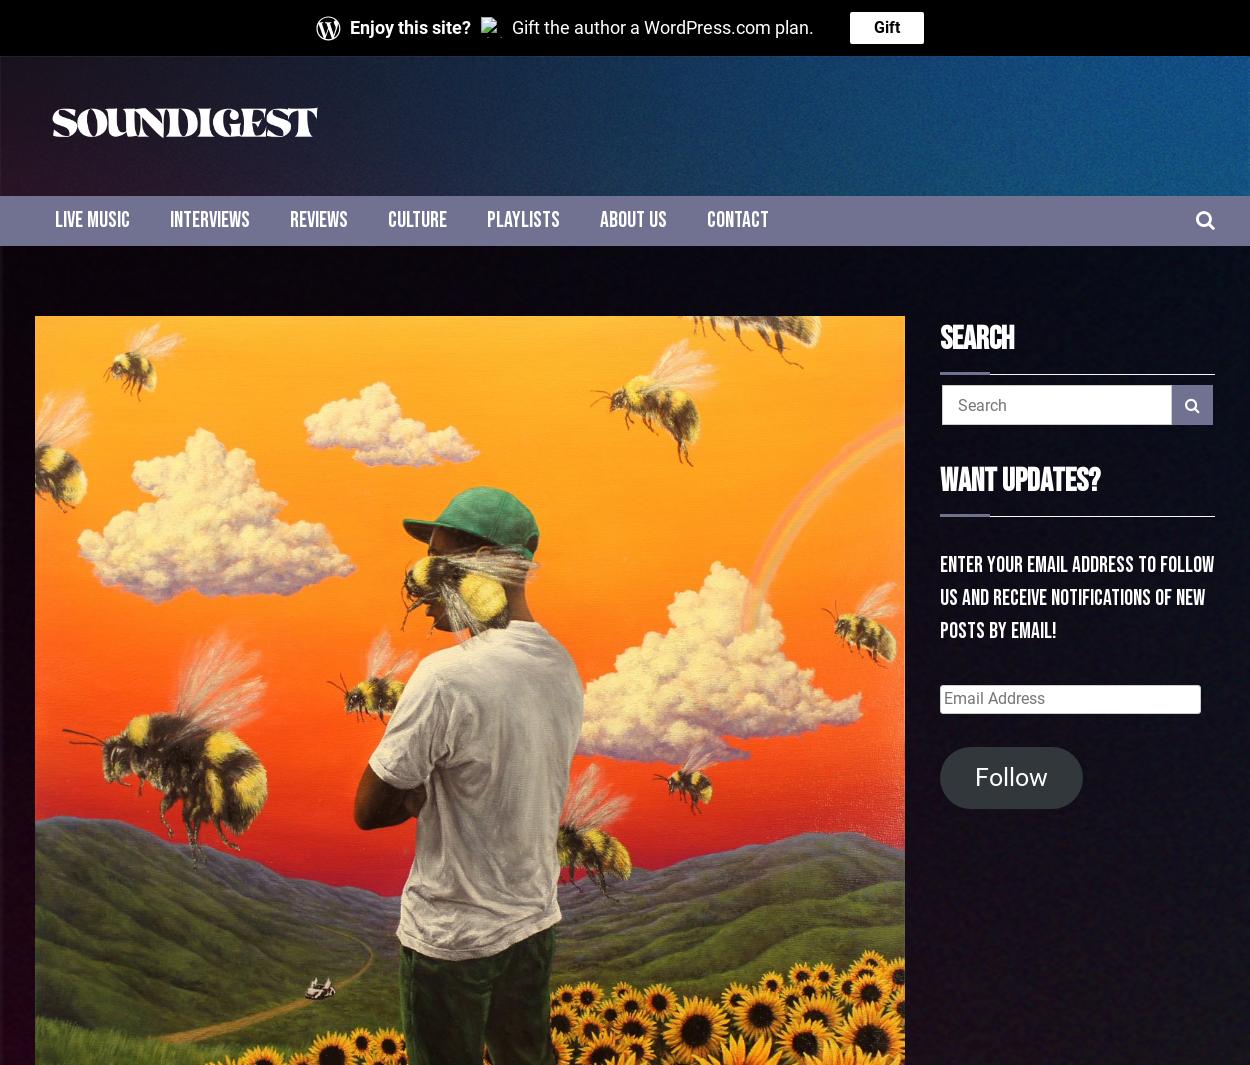 The width and height of the screenshot is (1250, 1065). Describe the element at coordinates (1010, 776) in the screenshot. I see `'Follow'` at that location.